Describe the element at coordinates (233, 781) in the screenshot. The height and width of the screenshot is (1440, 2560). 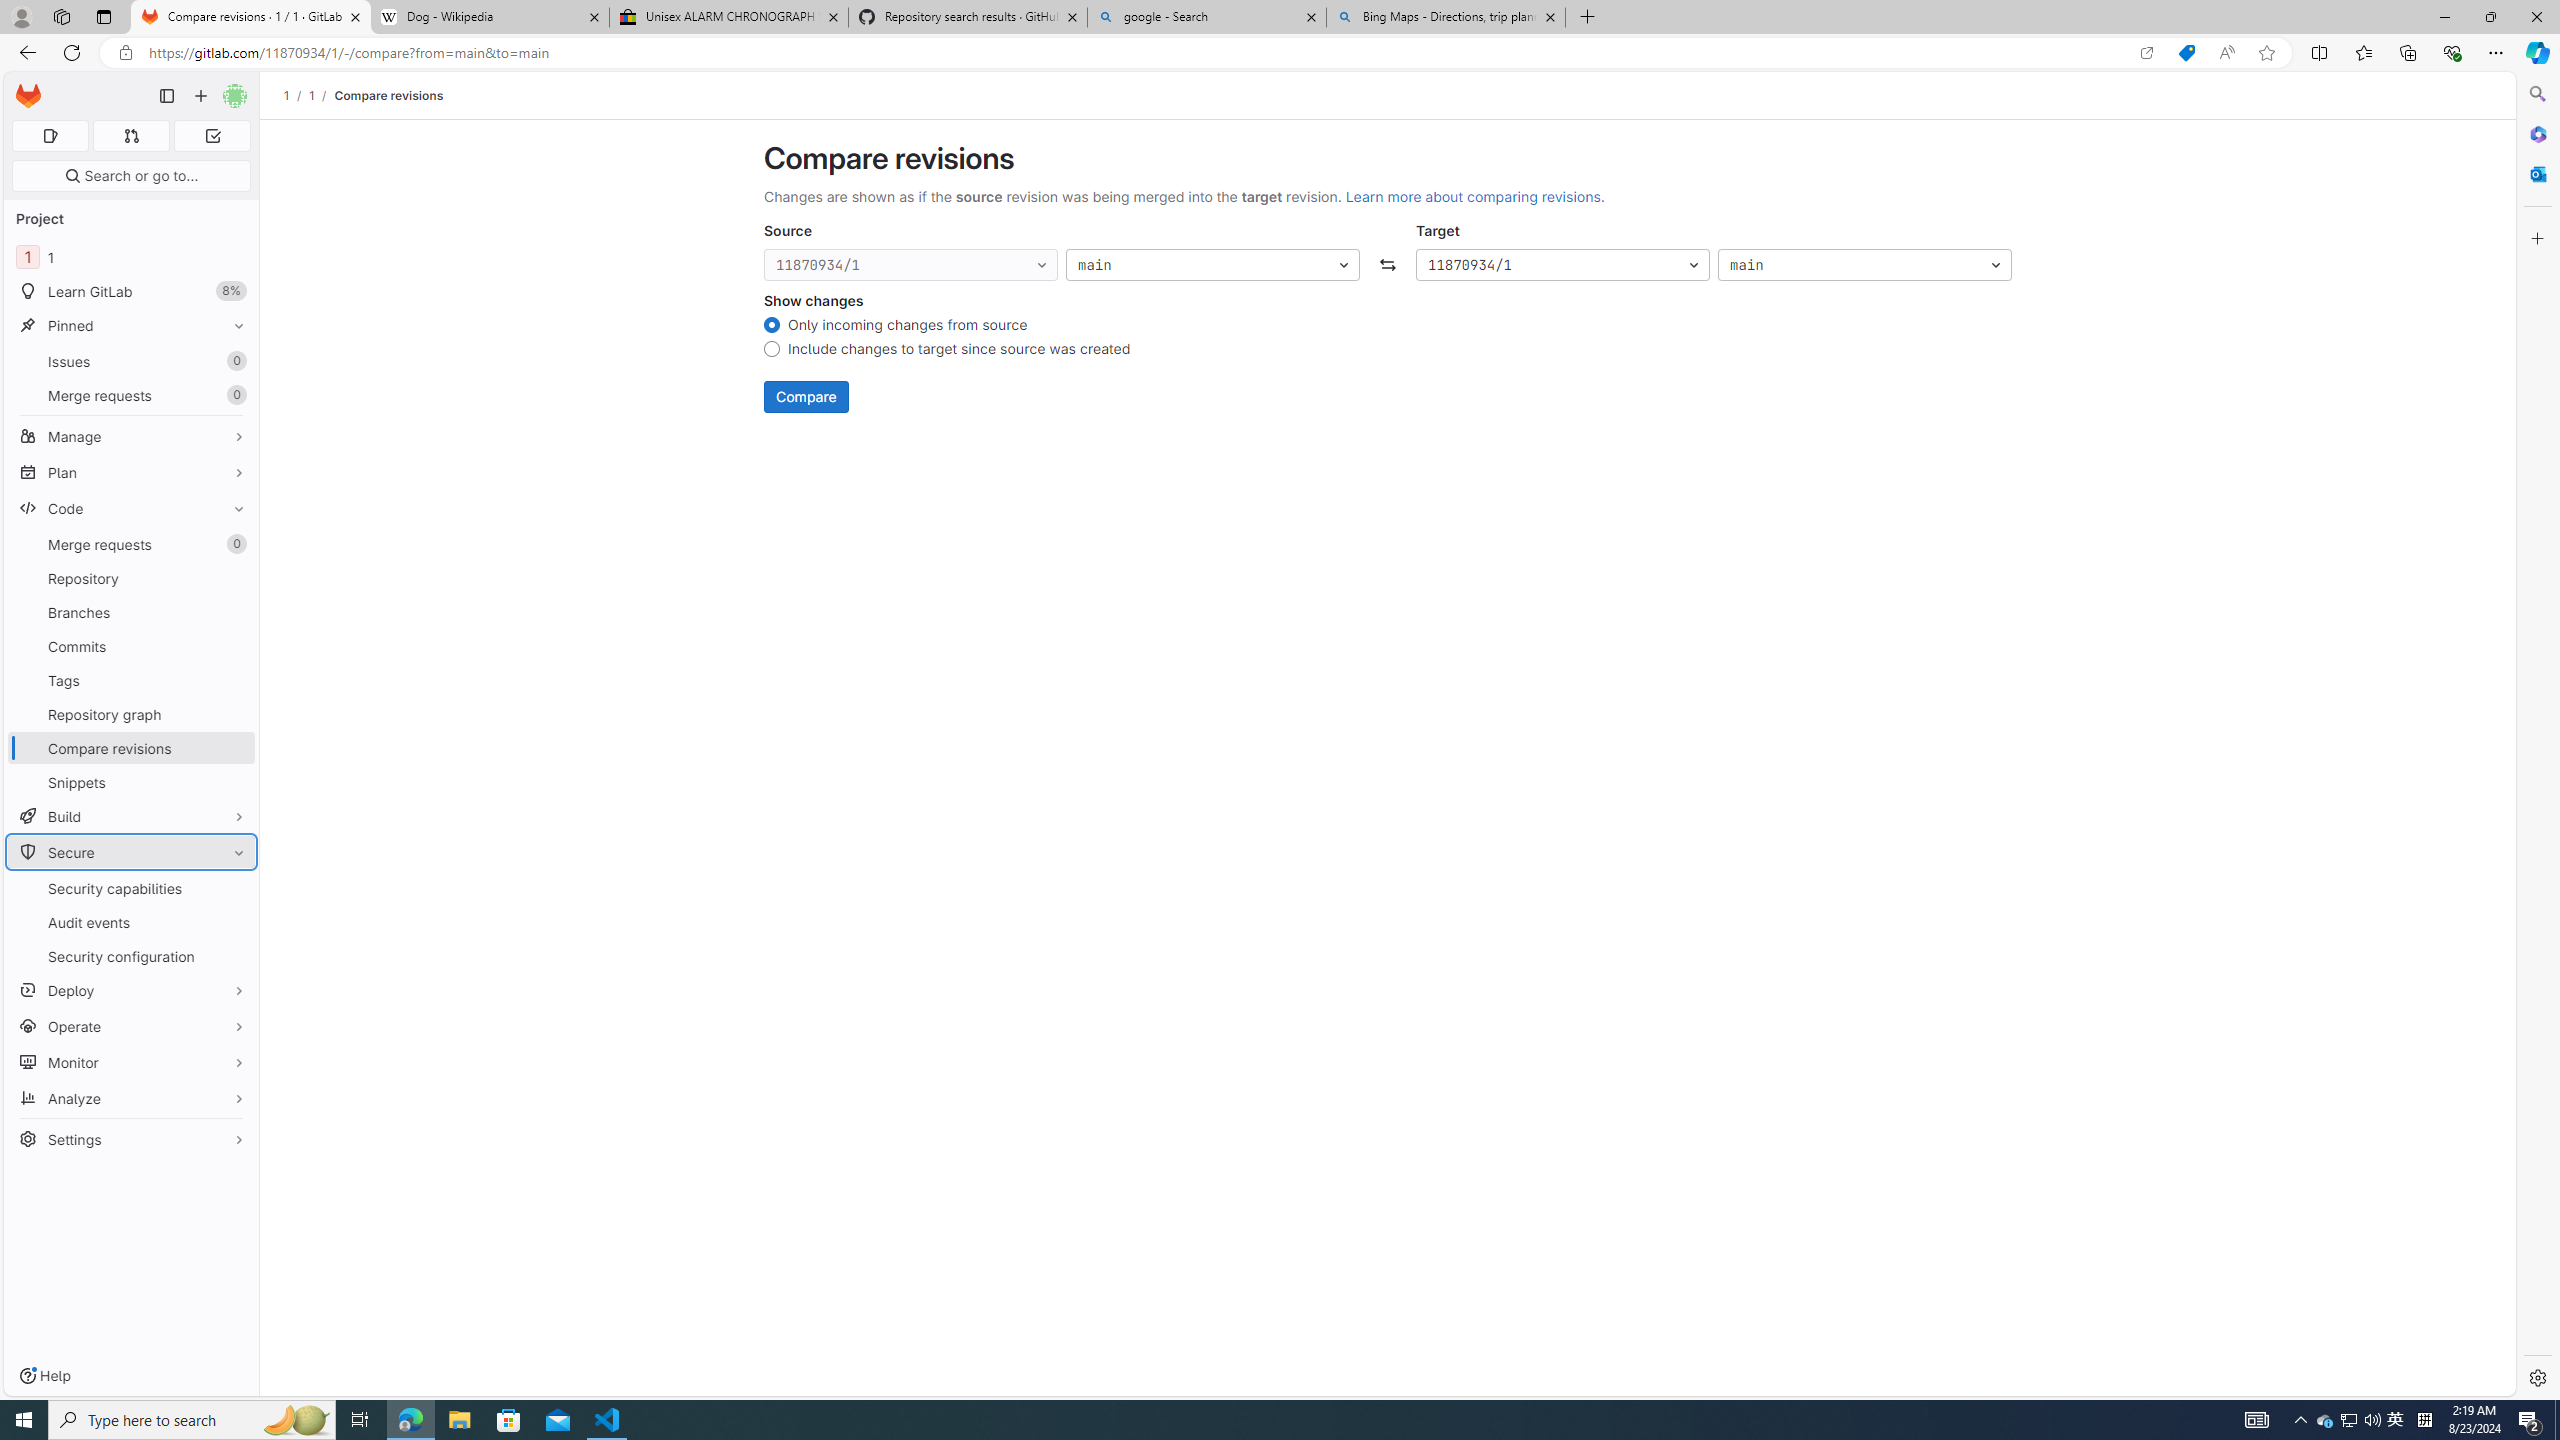
I see `'Pin Snippets'` at that location.